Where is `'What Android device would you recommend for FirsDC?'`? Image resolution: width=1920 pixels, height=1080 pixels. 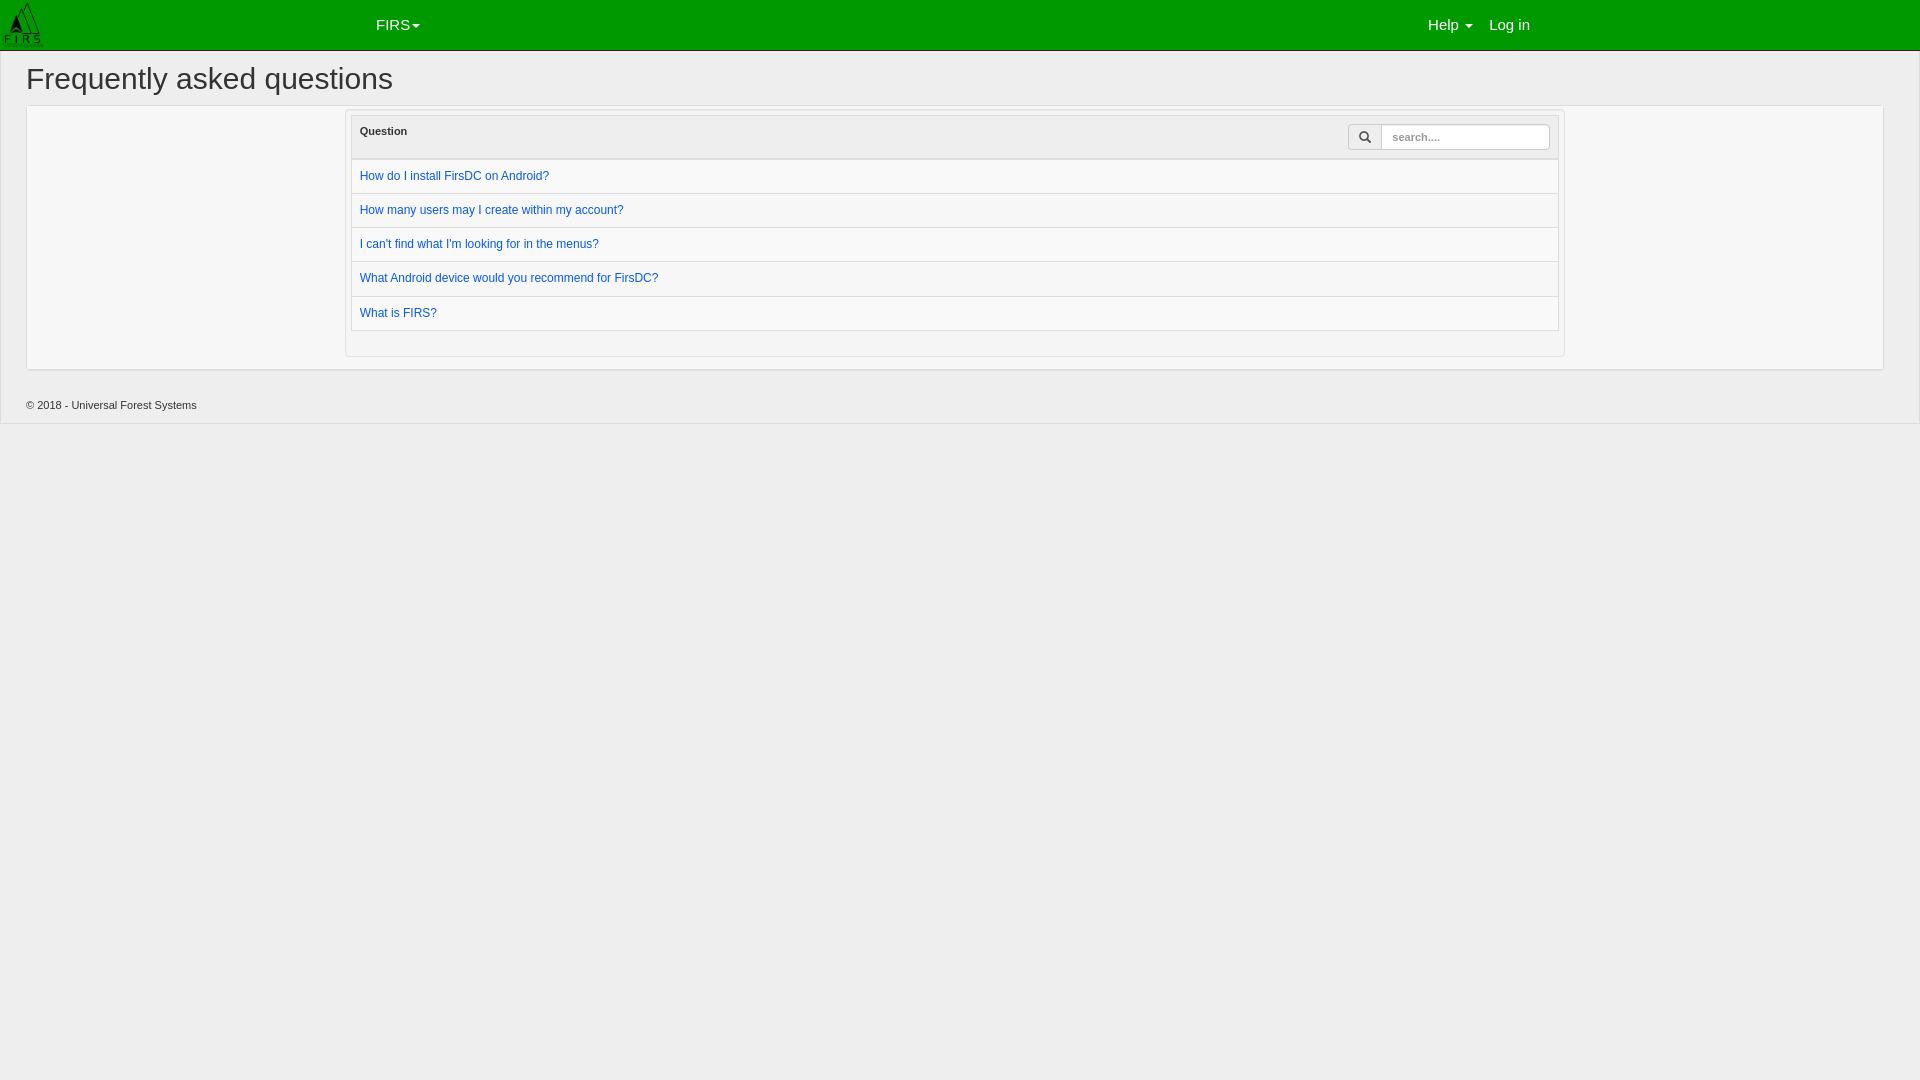
'What Android device would you recommend for FirsDC?' is located at coordinates (360, 278).